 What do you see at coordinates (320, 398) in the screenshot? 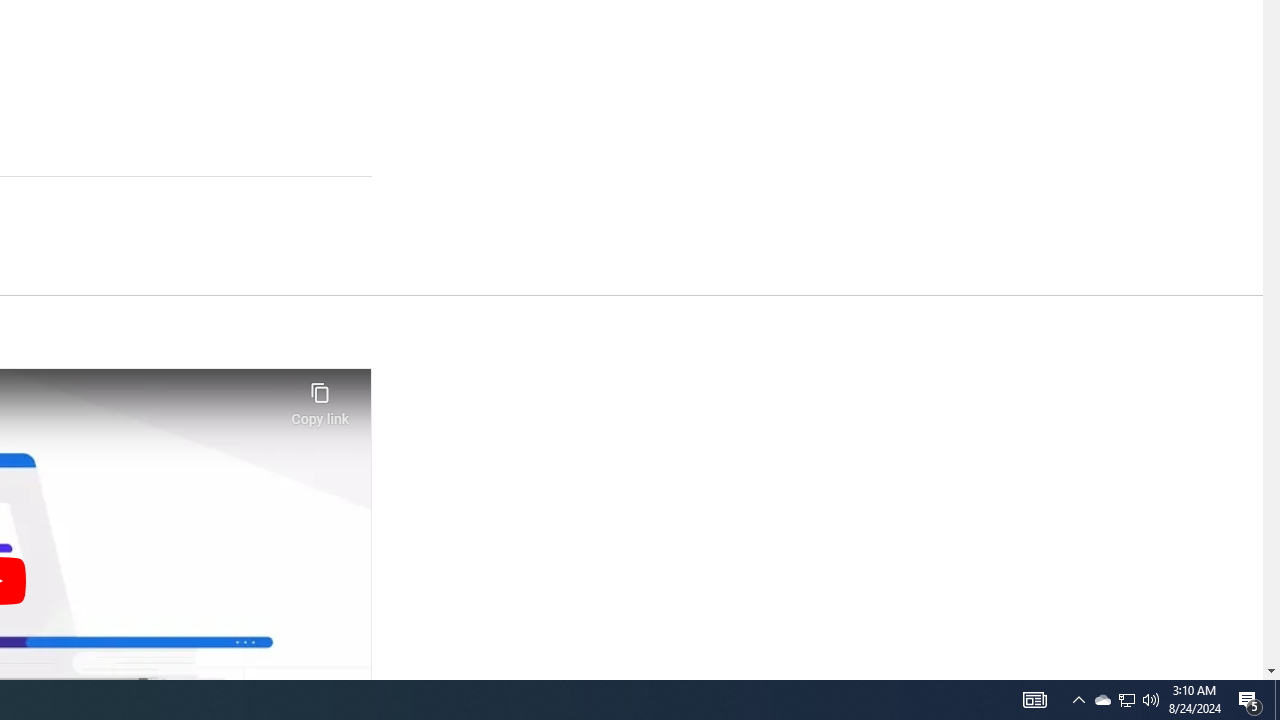
I see `'Copy link'` at bounding box center [320, 398].